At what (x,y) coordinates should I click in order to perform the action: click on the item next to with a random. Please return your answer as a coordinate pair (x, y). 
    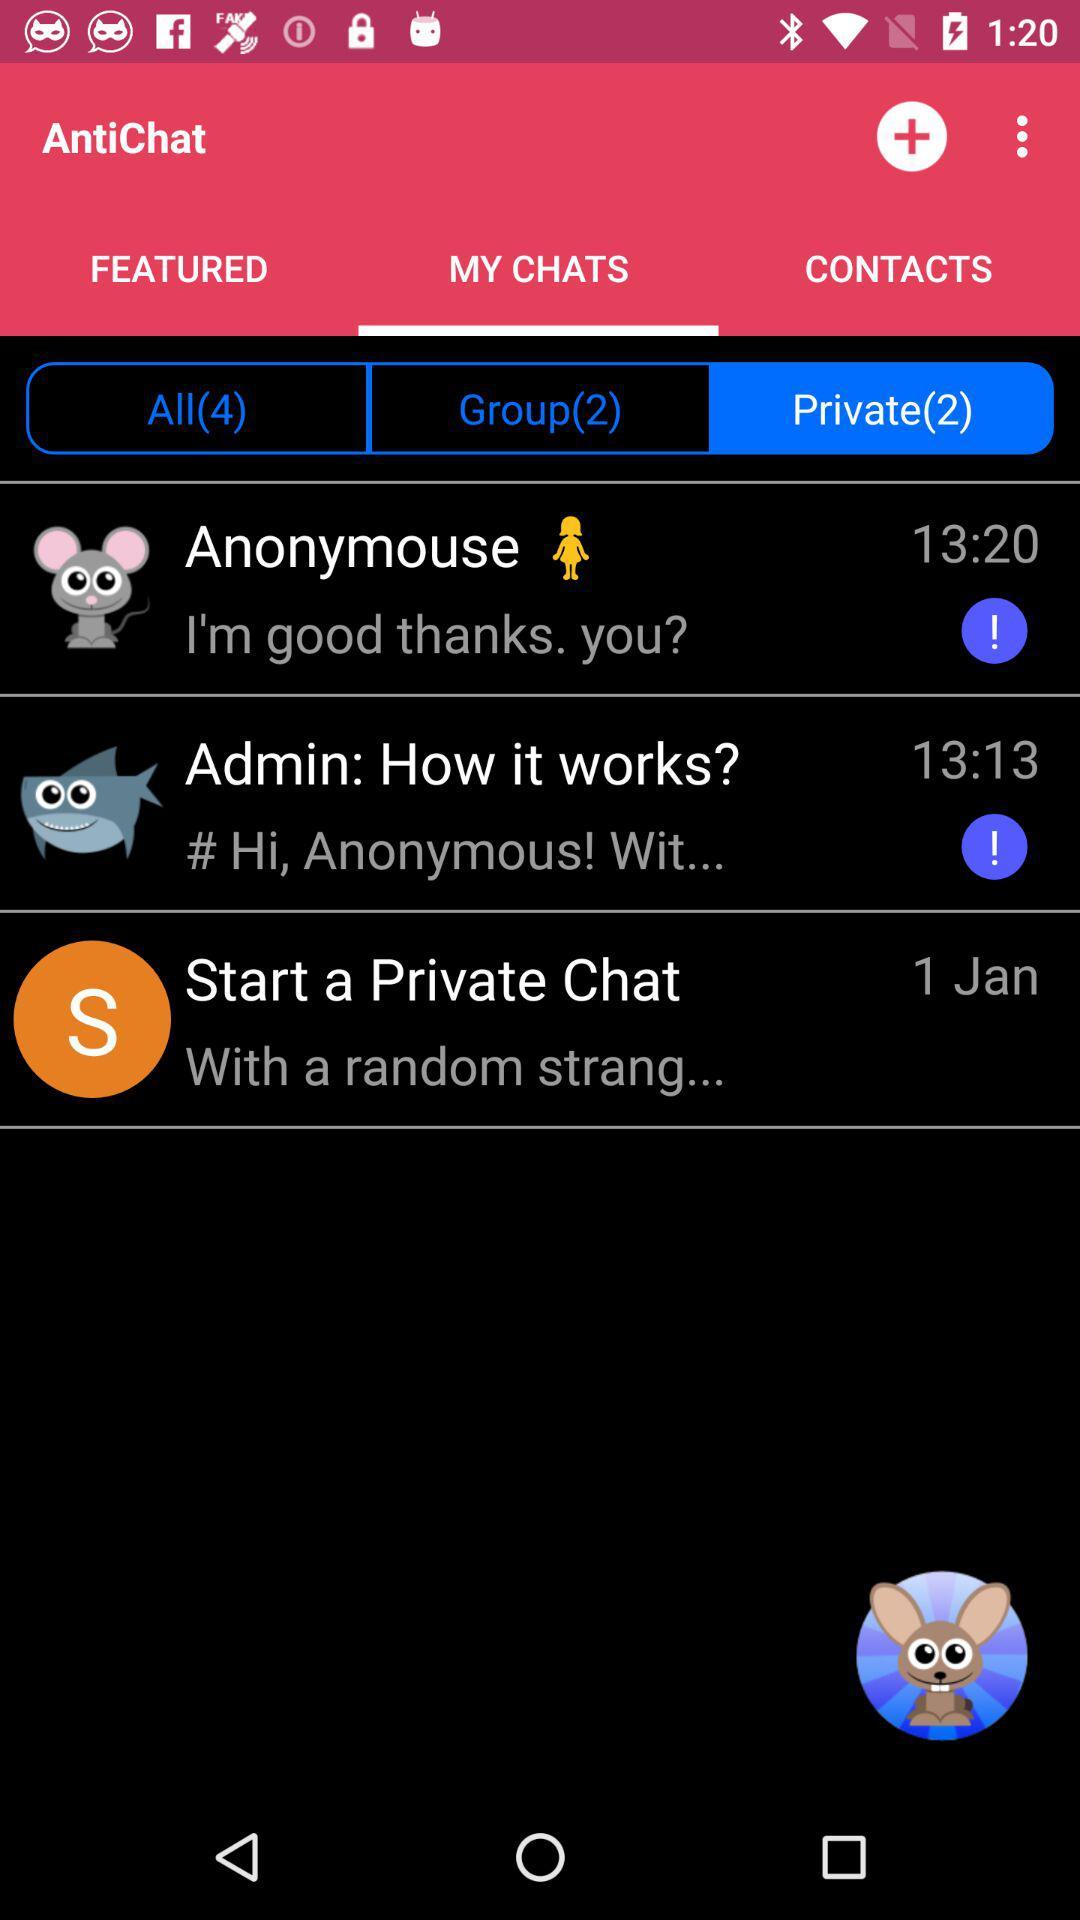
    Looking at the image, I should click on (974, 977).